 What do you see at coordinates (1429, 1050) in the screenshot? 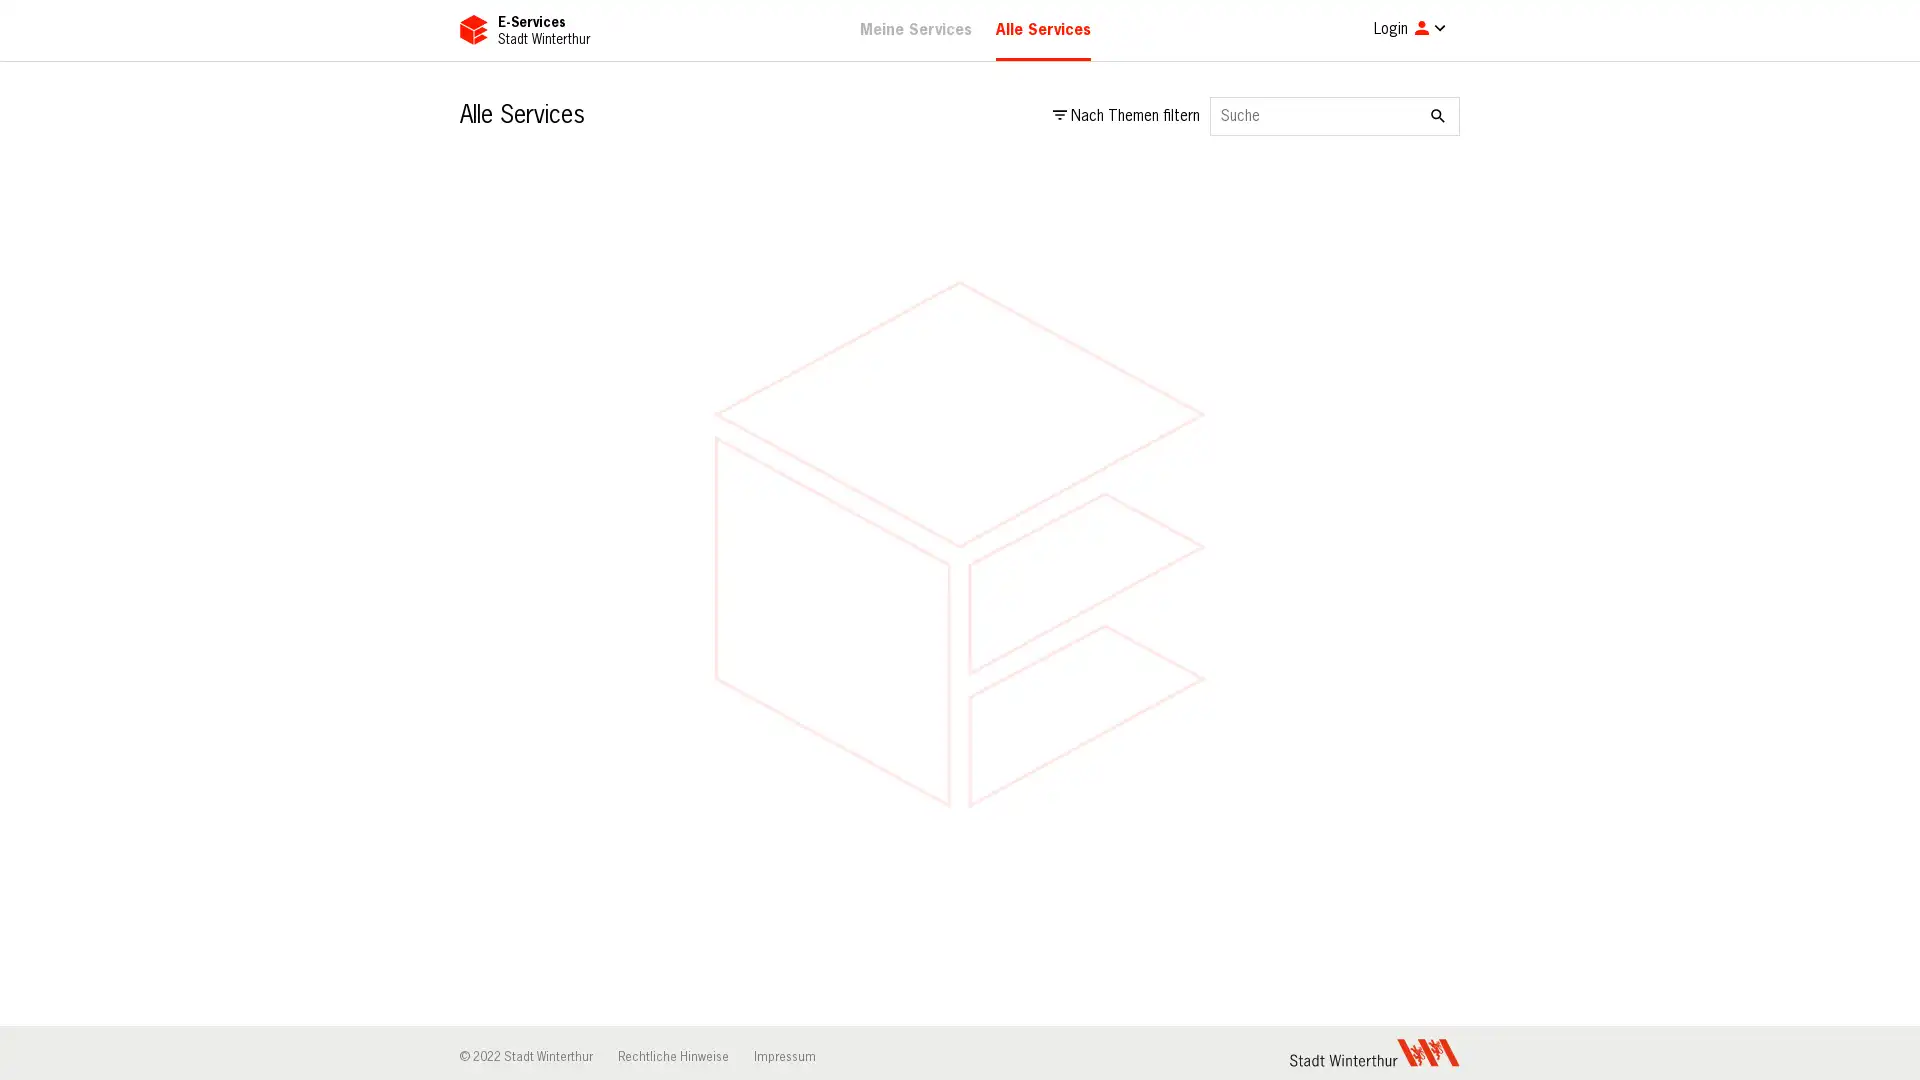
I see `Service Betreibung - Terminverschiebung zu Meine Services hinzufugen` at bounding box center [1429, 1050].